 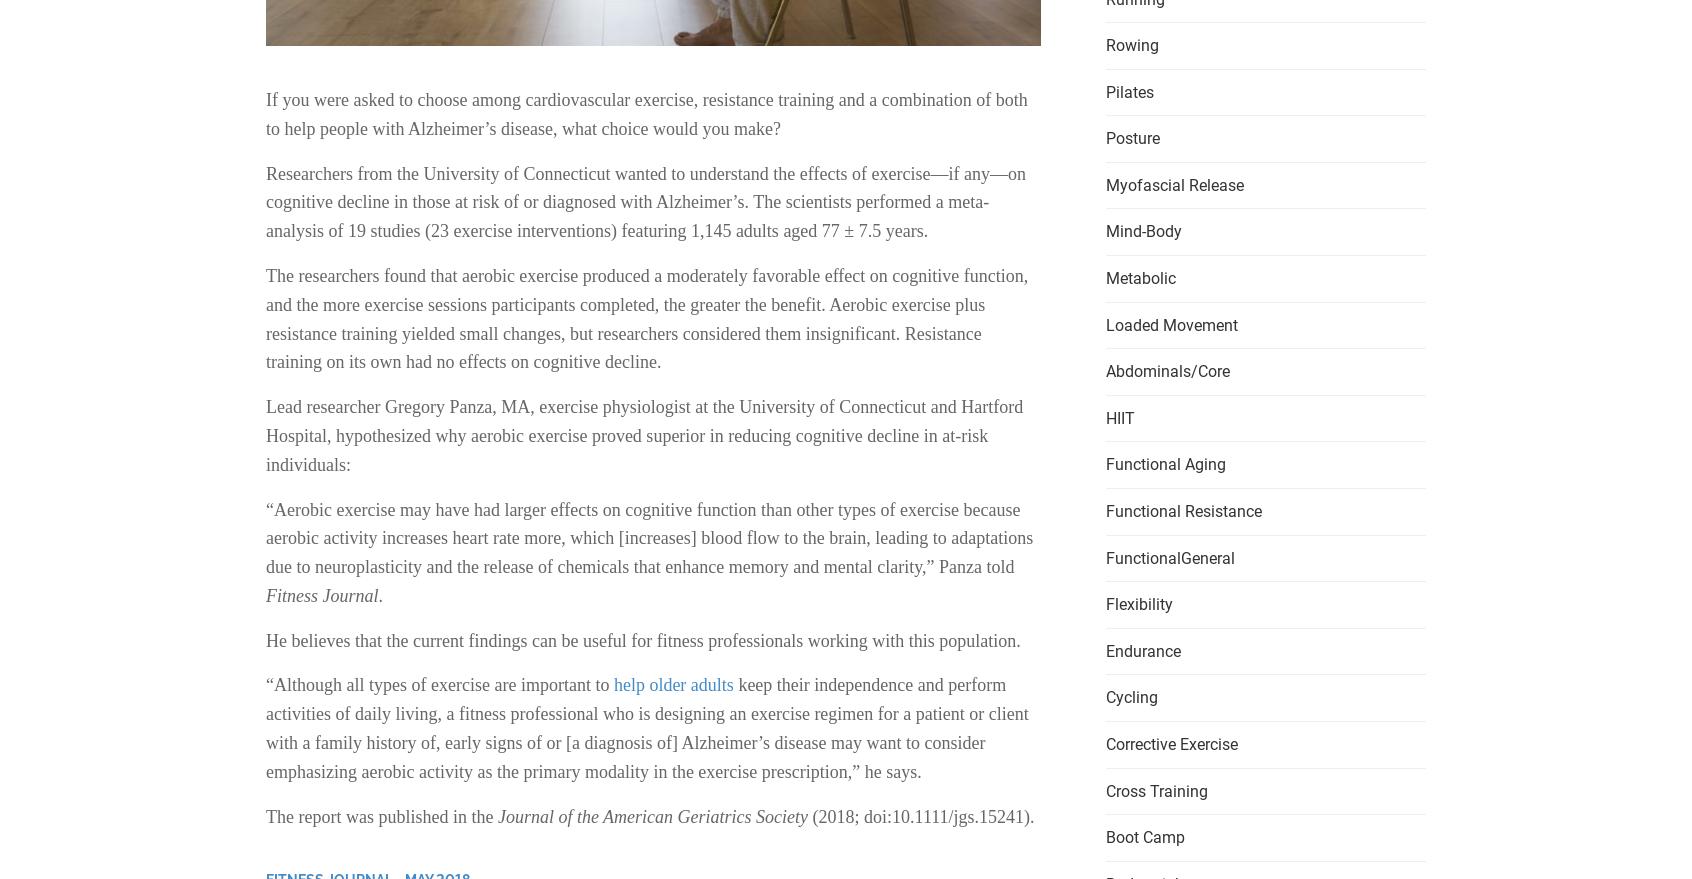 What do you see at coordinates (1183, 510) in the screenshot?
I see `'Functional Resistance'` at bounding box center [1183, 510].